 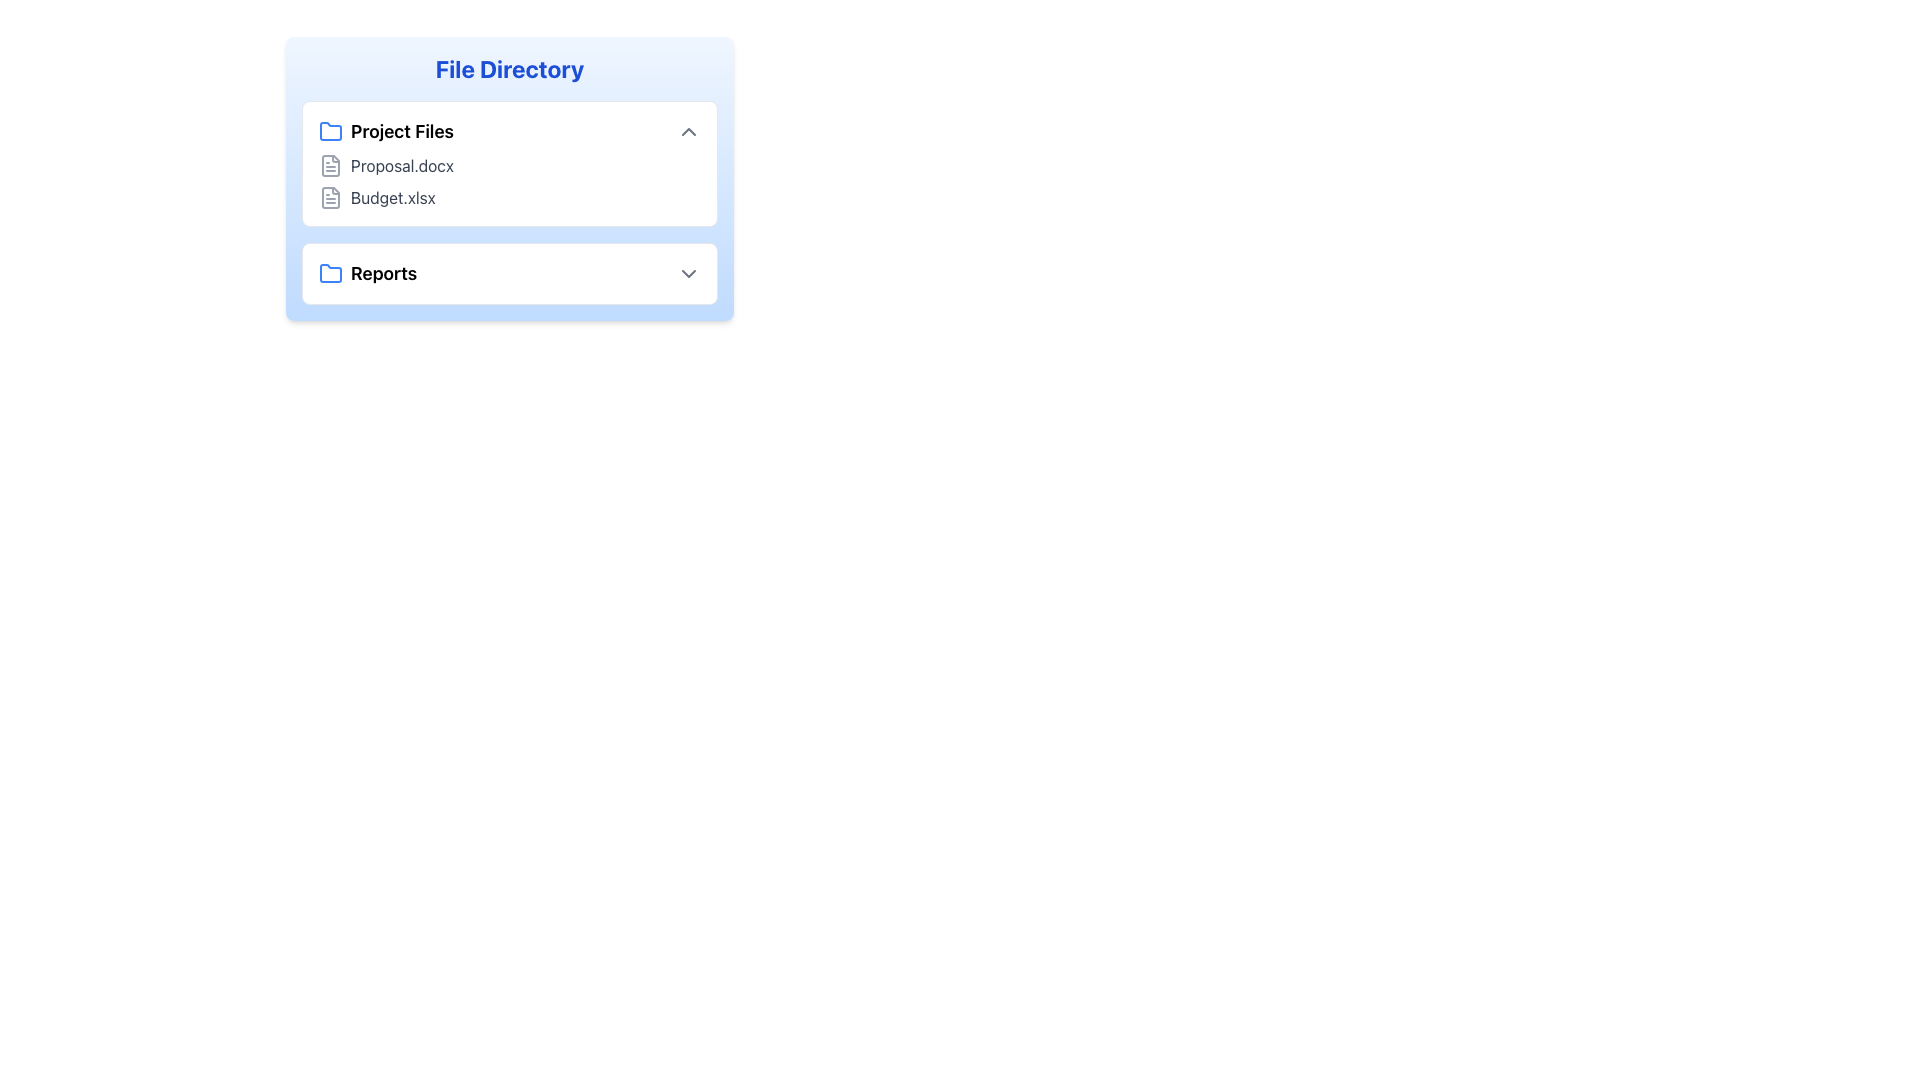 What do you see at coordinates (509, 164) in the screenshot?
I see `the list item representing the document named 'Proposal.docx' in the 'Project Files' section` at bounding box center [509, 164].